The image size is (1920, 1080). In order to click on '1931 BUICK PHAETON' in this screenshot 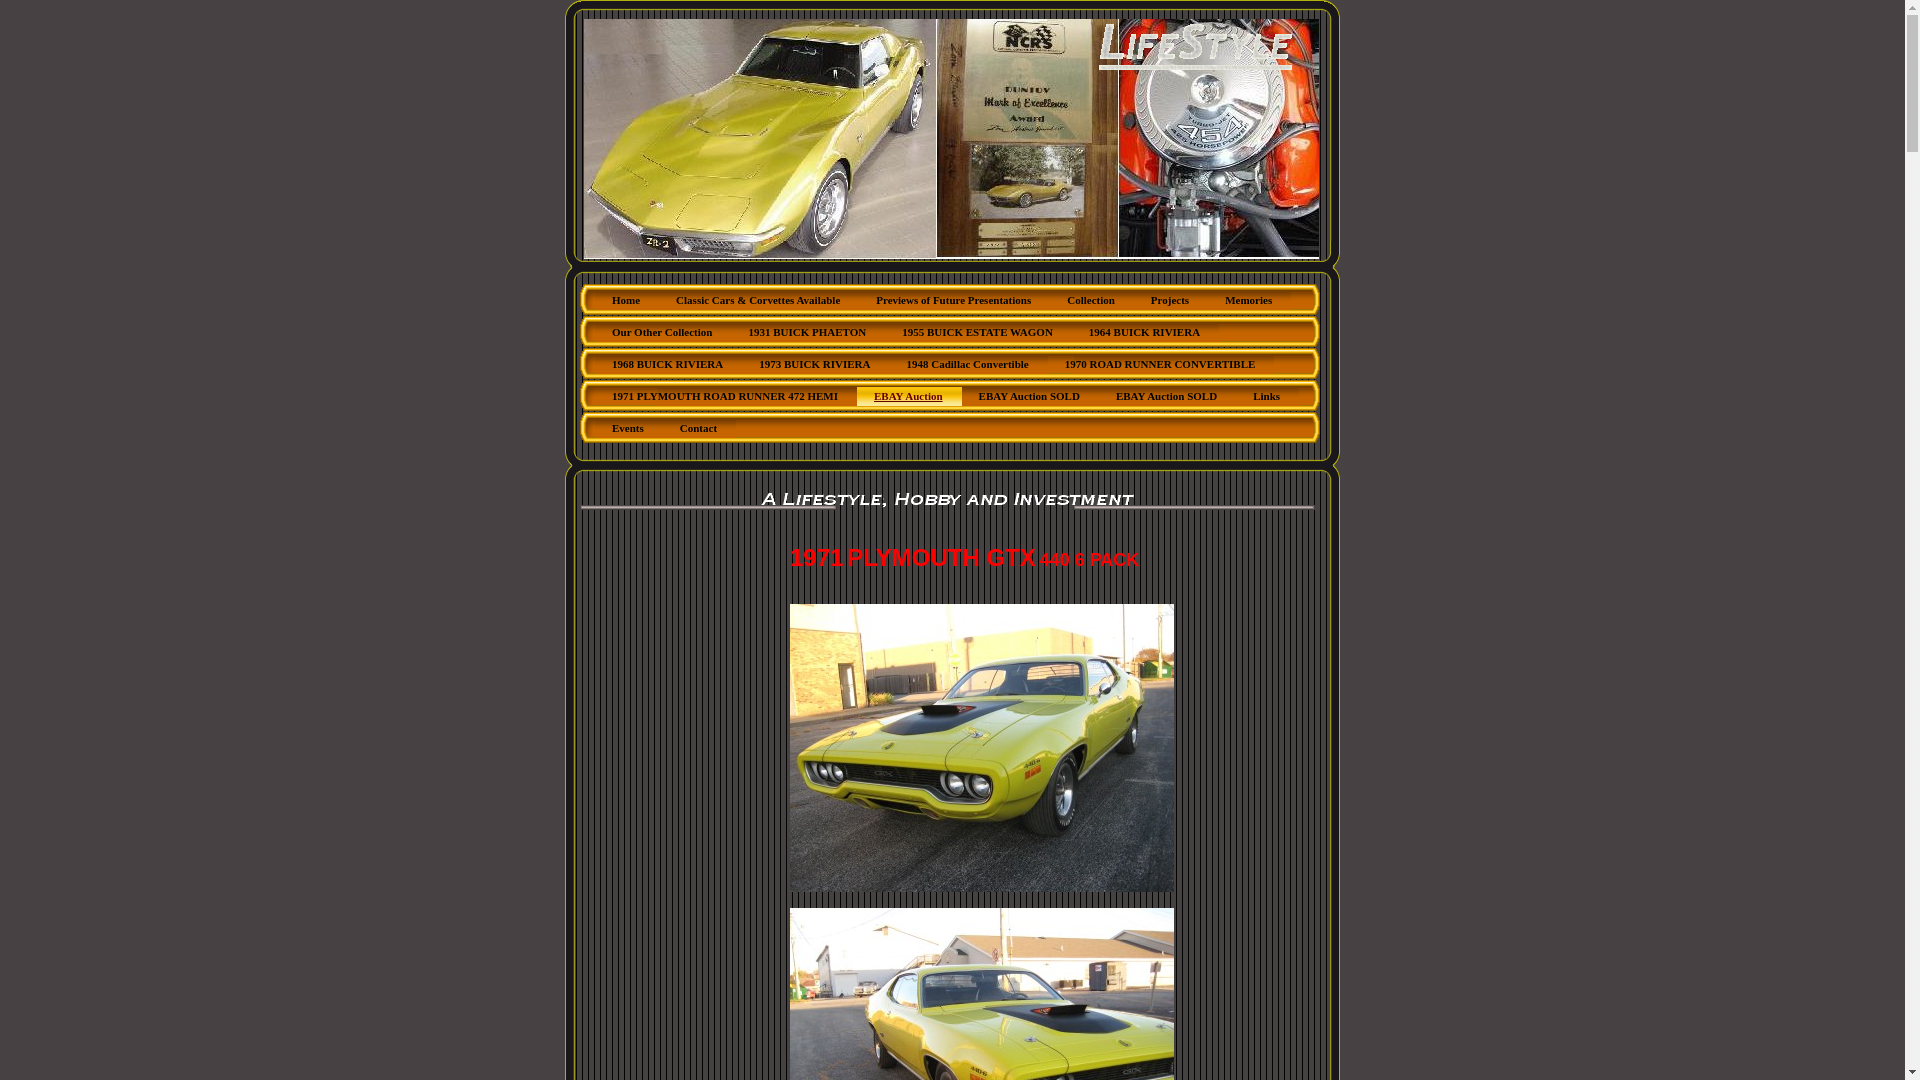, I will do `click(807, 332)`.